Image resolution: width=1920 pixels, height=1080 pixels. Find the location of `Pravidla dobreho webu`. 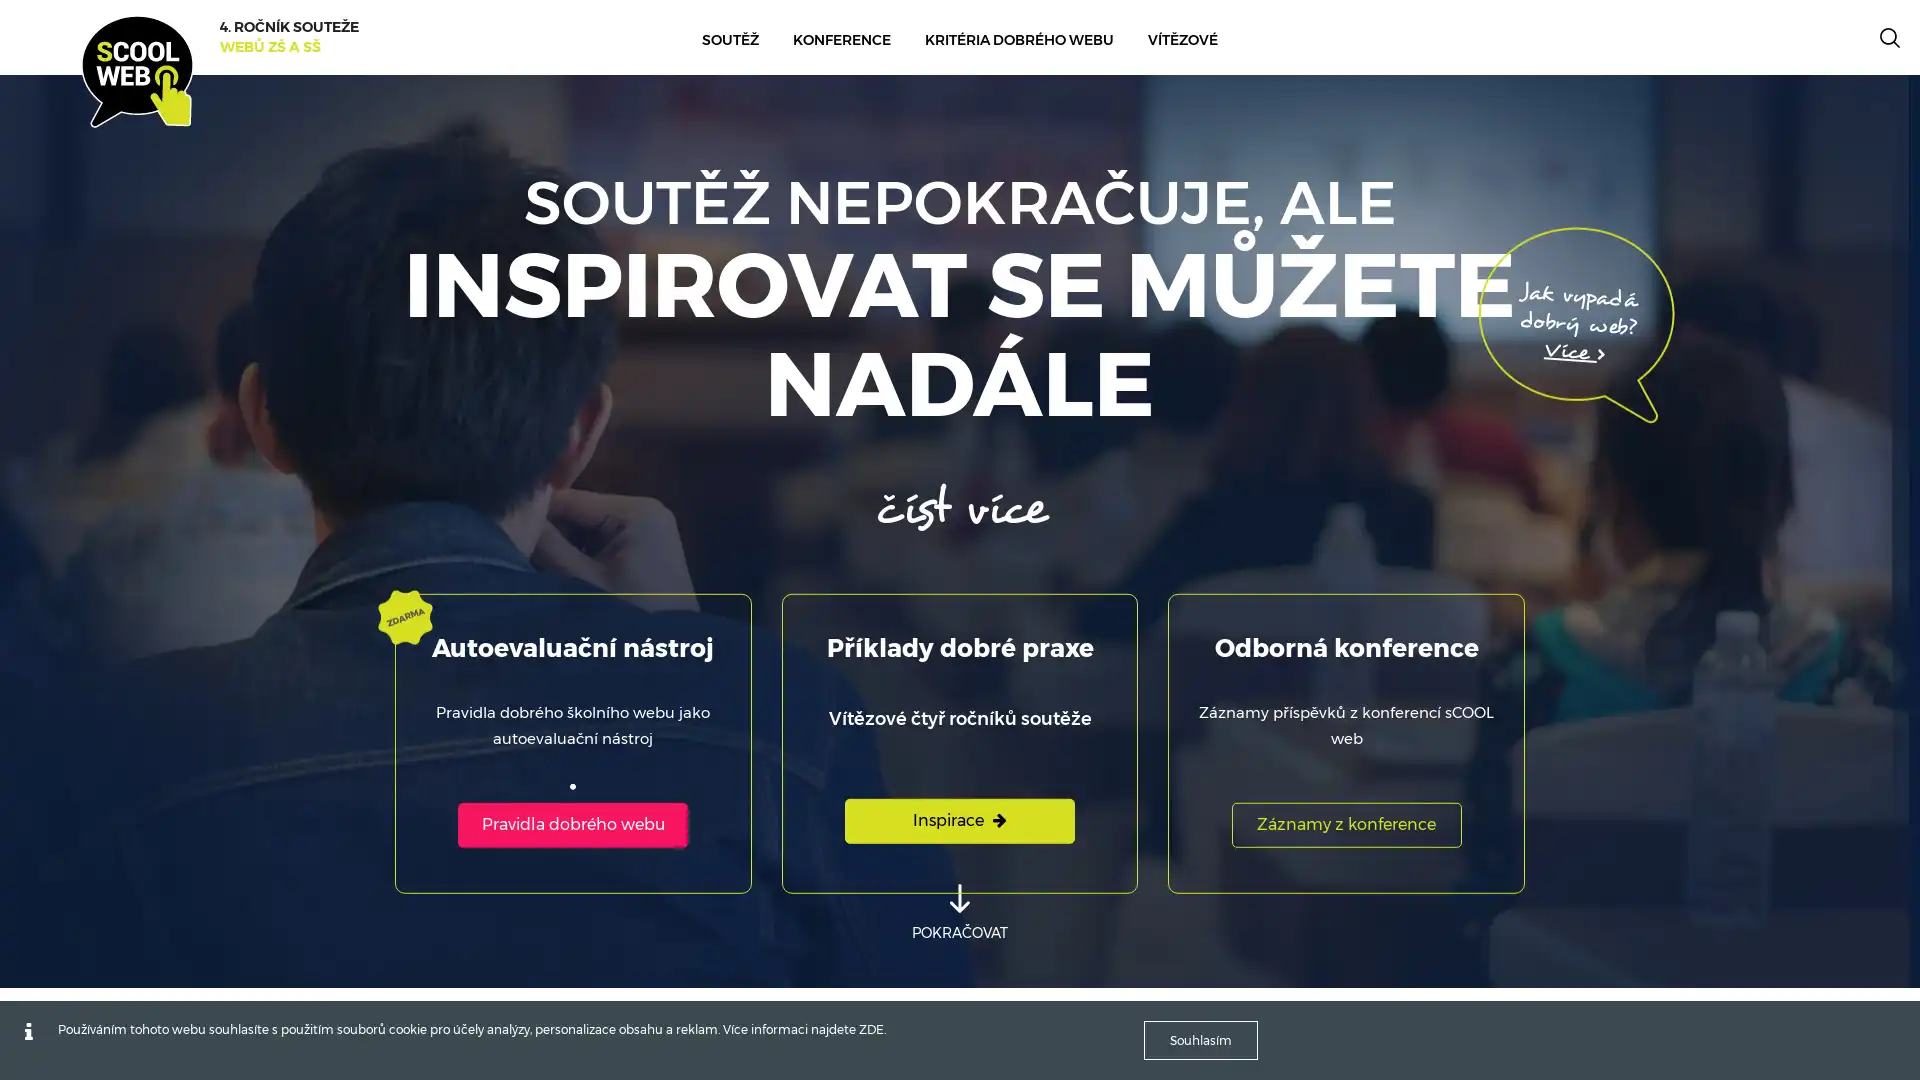

Pravidla dobreho webu is located at coordinates (571, 824).